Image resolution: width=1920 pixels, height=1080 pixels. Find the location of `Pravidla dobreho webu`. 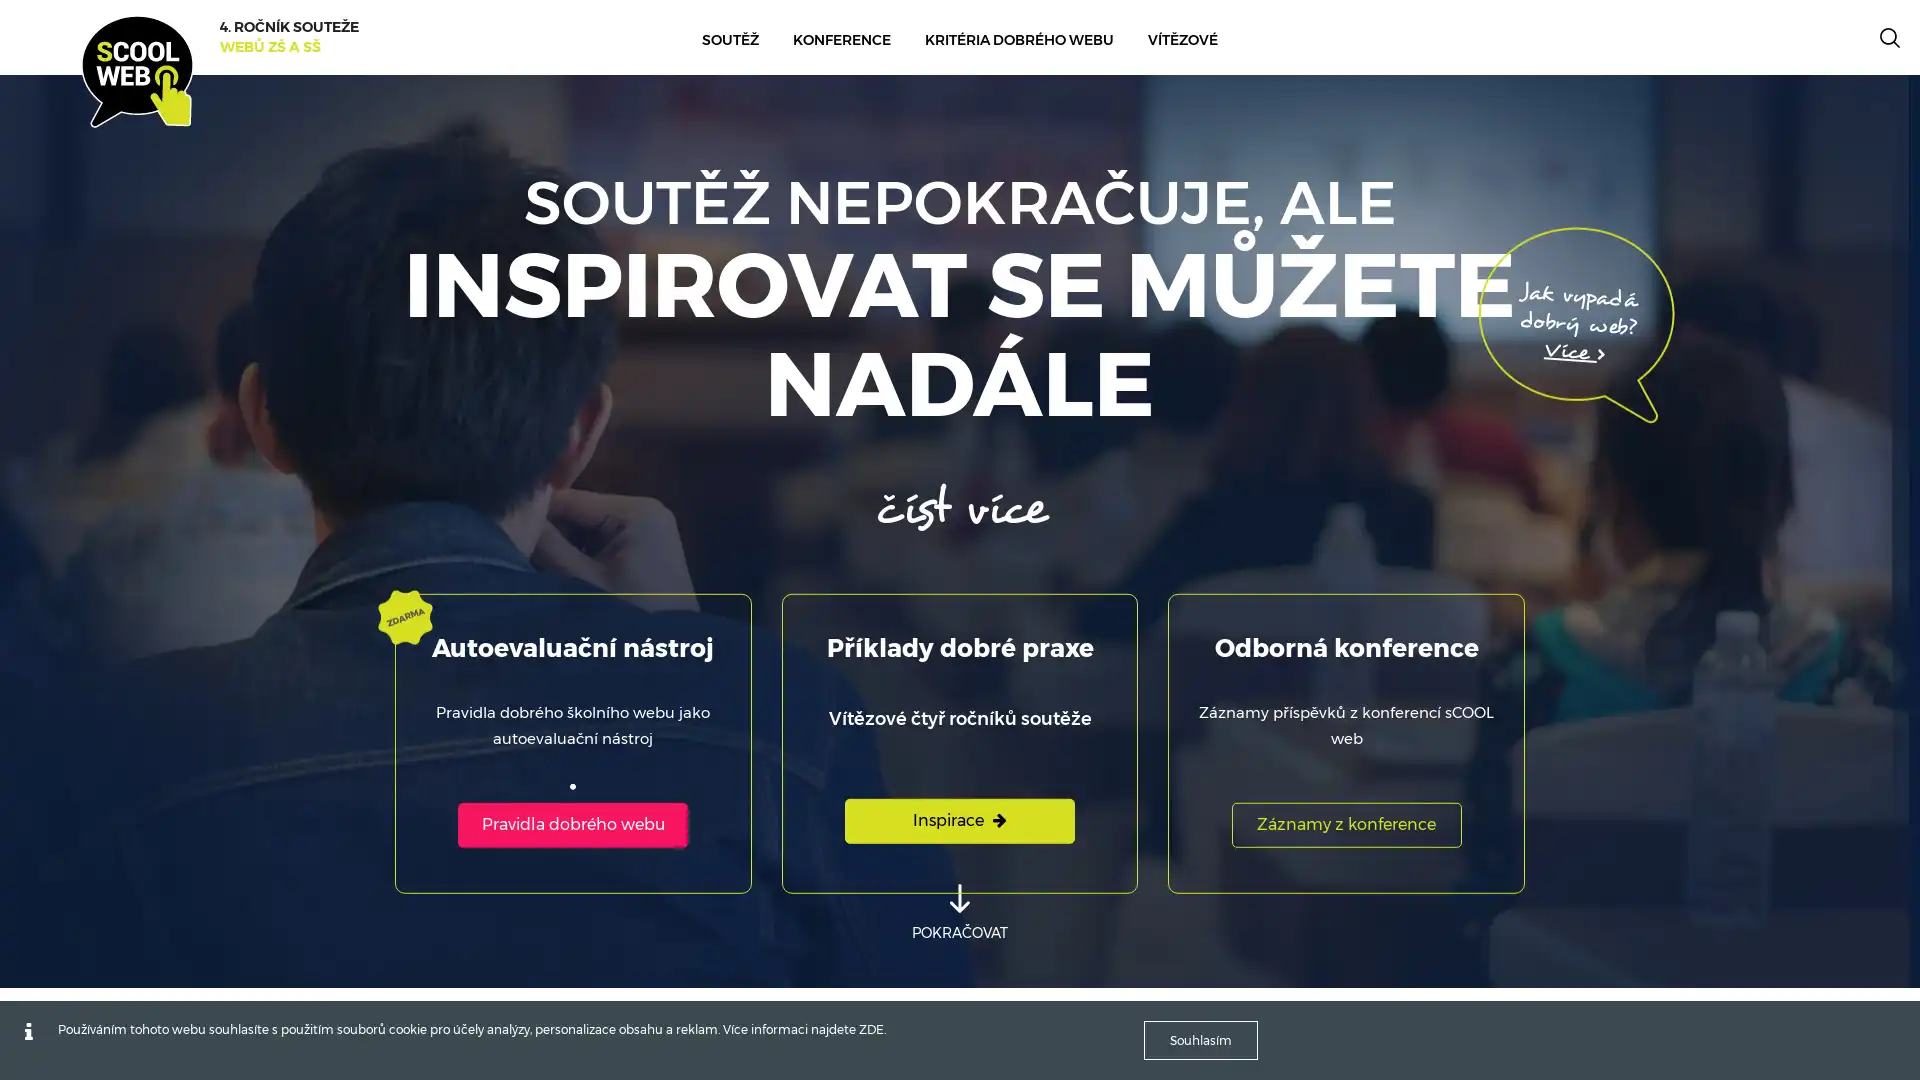

Pravidla dobreho webu is located at coordinates (571, 824).